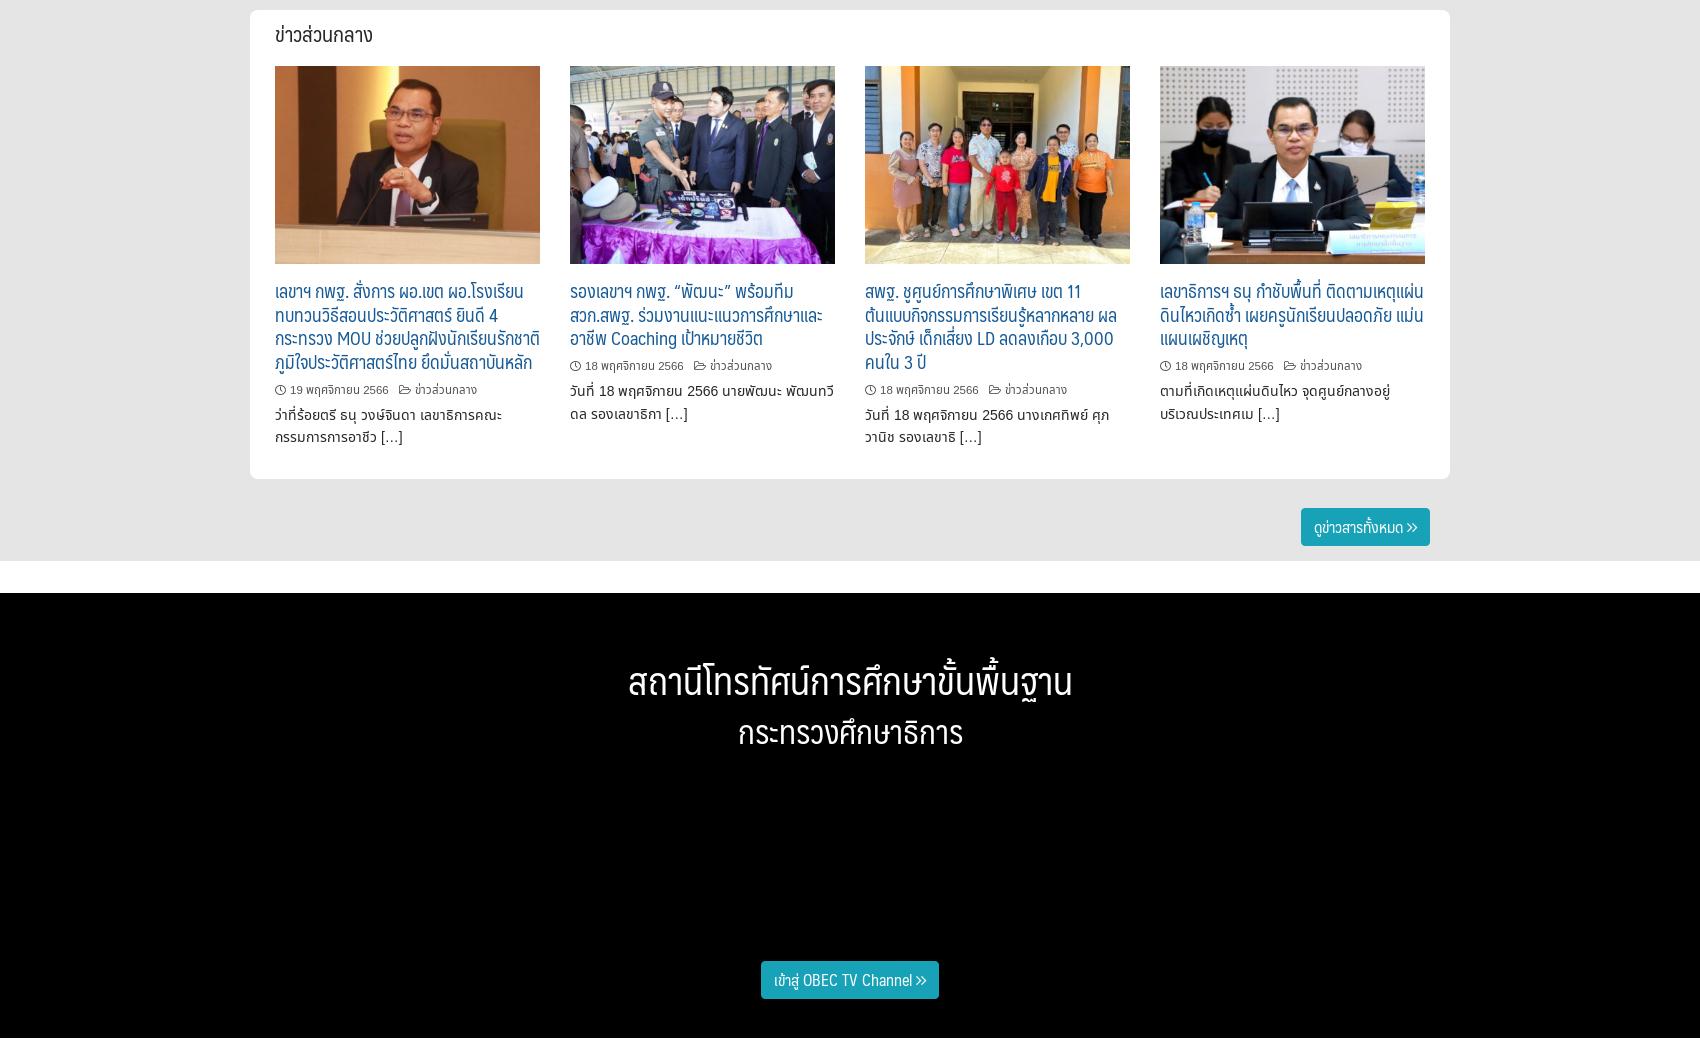  I want to click on 'ประชุมสัมมนา ผู้อำนวยการเขตพื้นที่การศึกษาทั่วประเทศ ครั้งที่ 3/2566', so click(964, 791).